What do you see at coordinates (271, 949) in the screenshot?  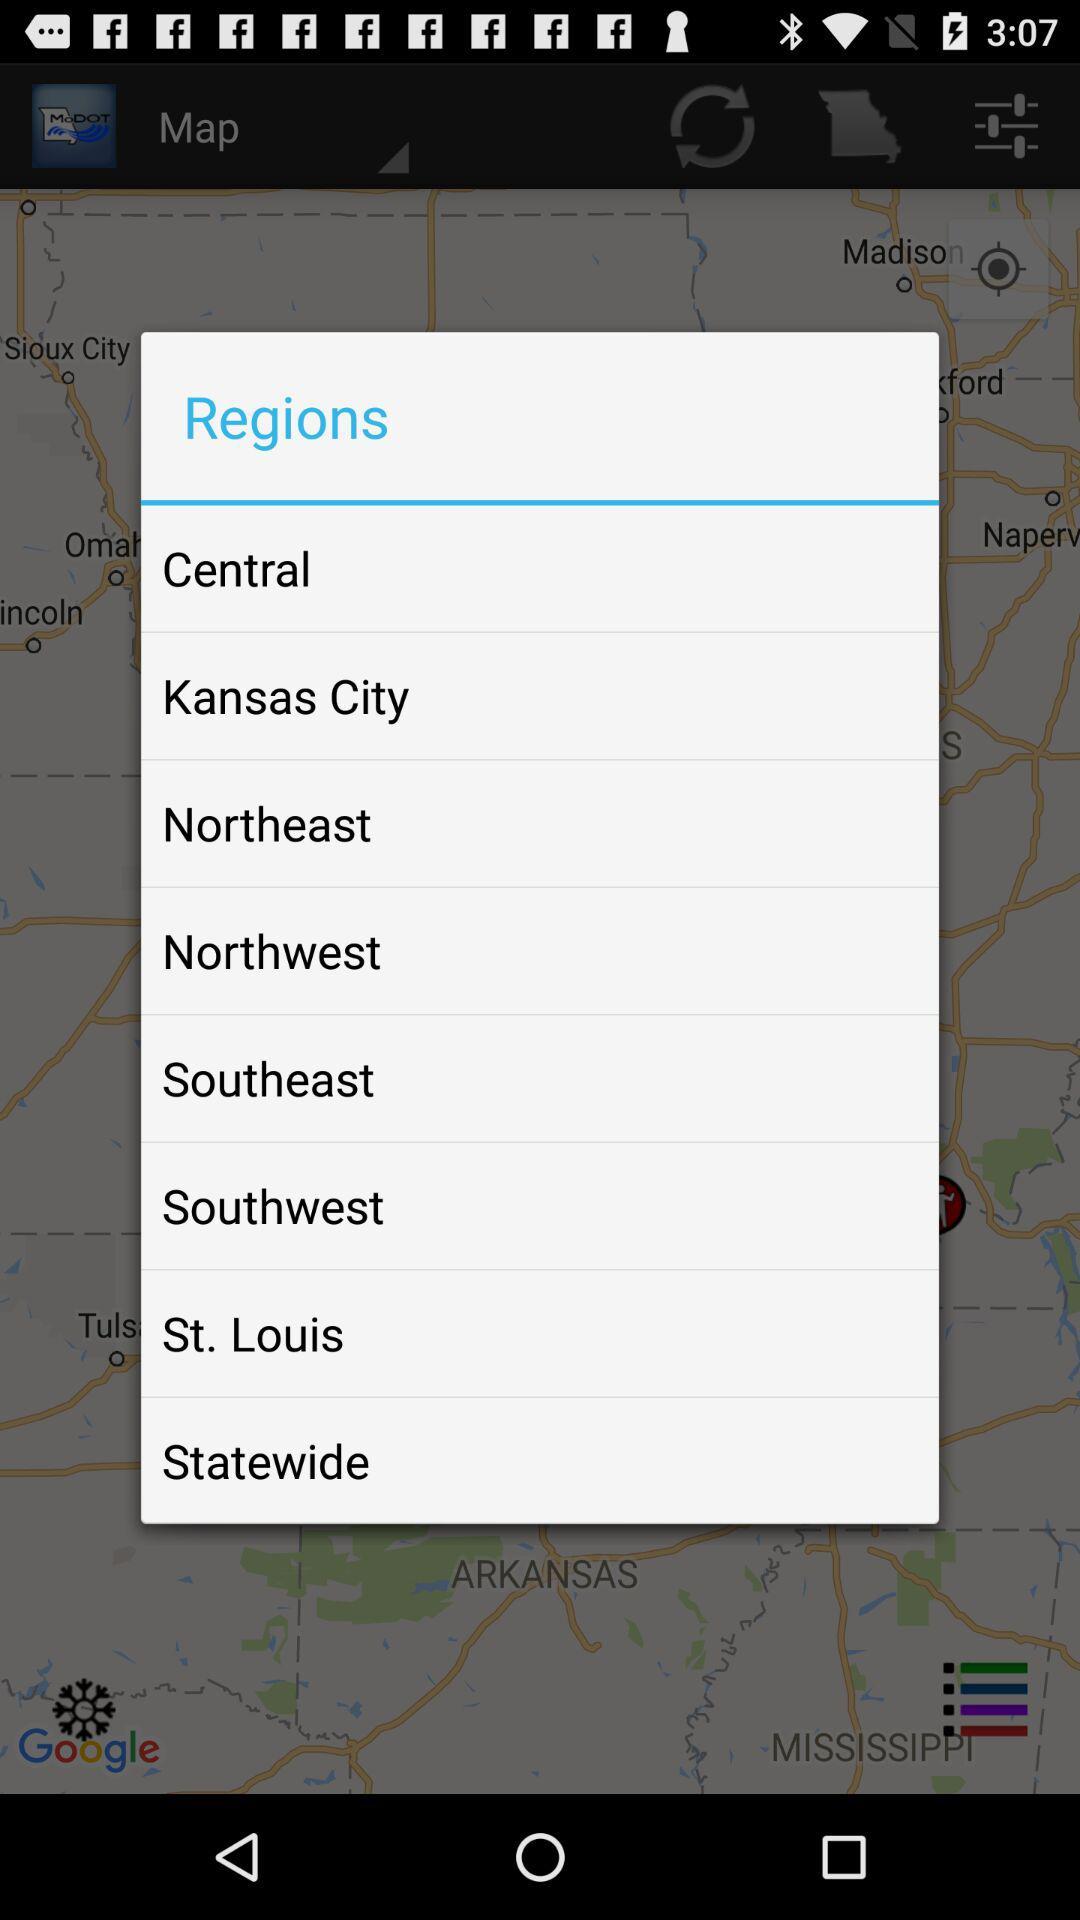 I see `the icon below the northeast icon` at bounding box center [271, 949].